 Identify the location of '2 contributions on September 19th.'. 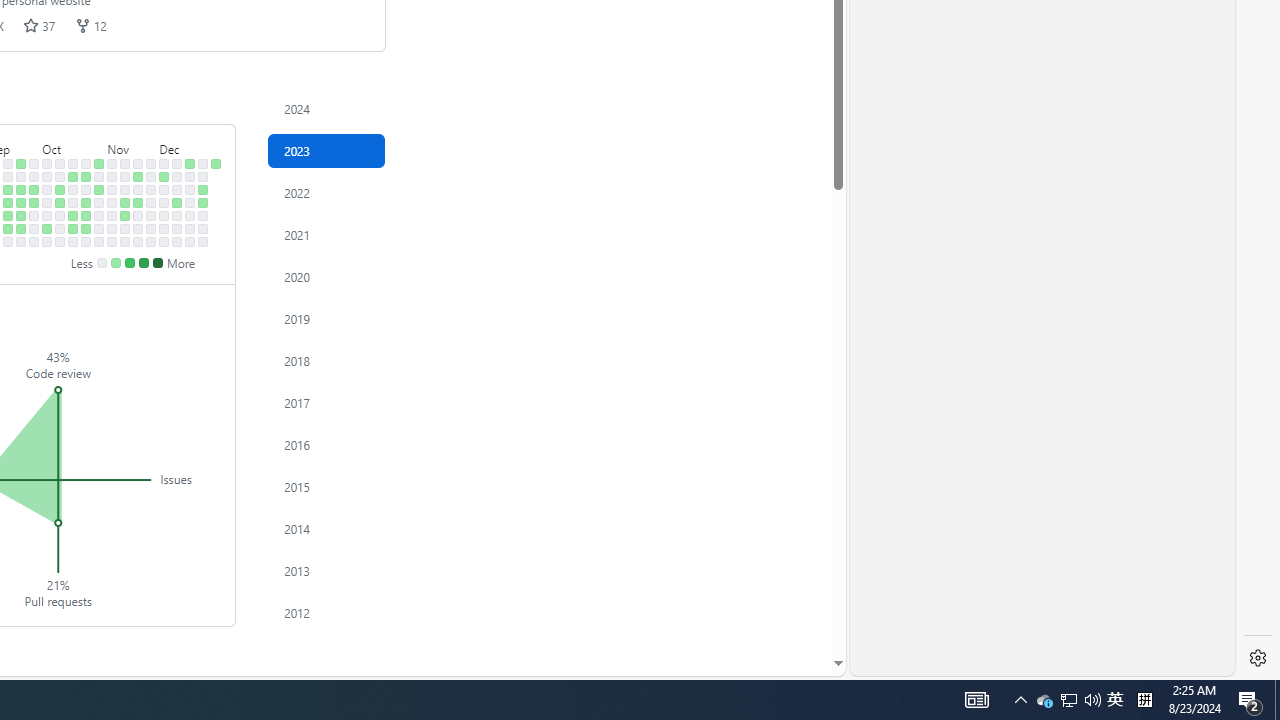
(21, 189).